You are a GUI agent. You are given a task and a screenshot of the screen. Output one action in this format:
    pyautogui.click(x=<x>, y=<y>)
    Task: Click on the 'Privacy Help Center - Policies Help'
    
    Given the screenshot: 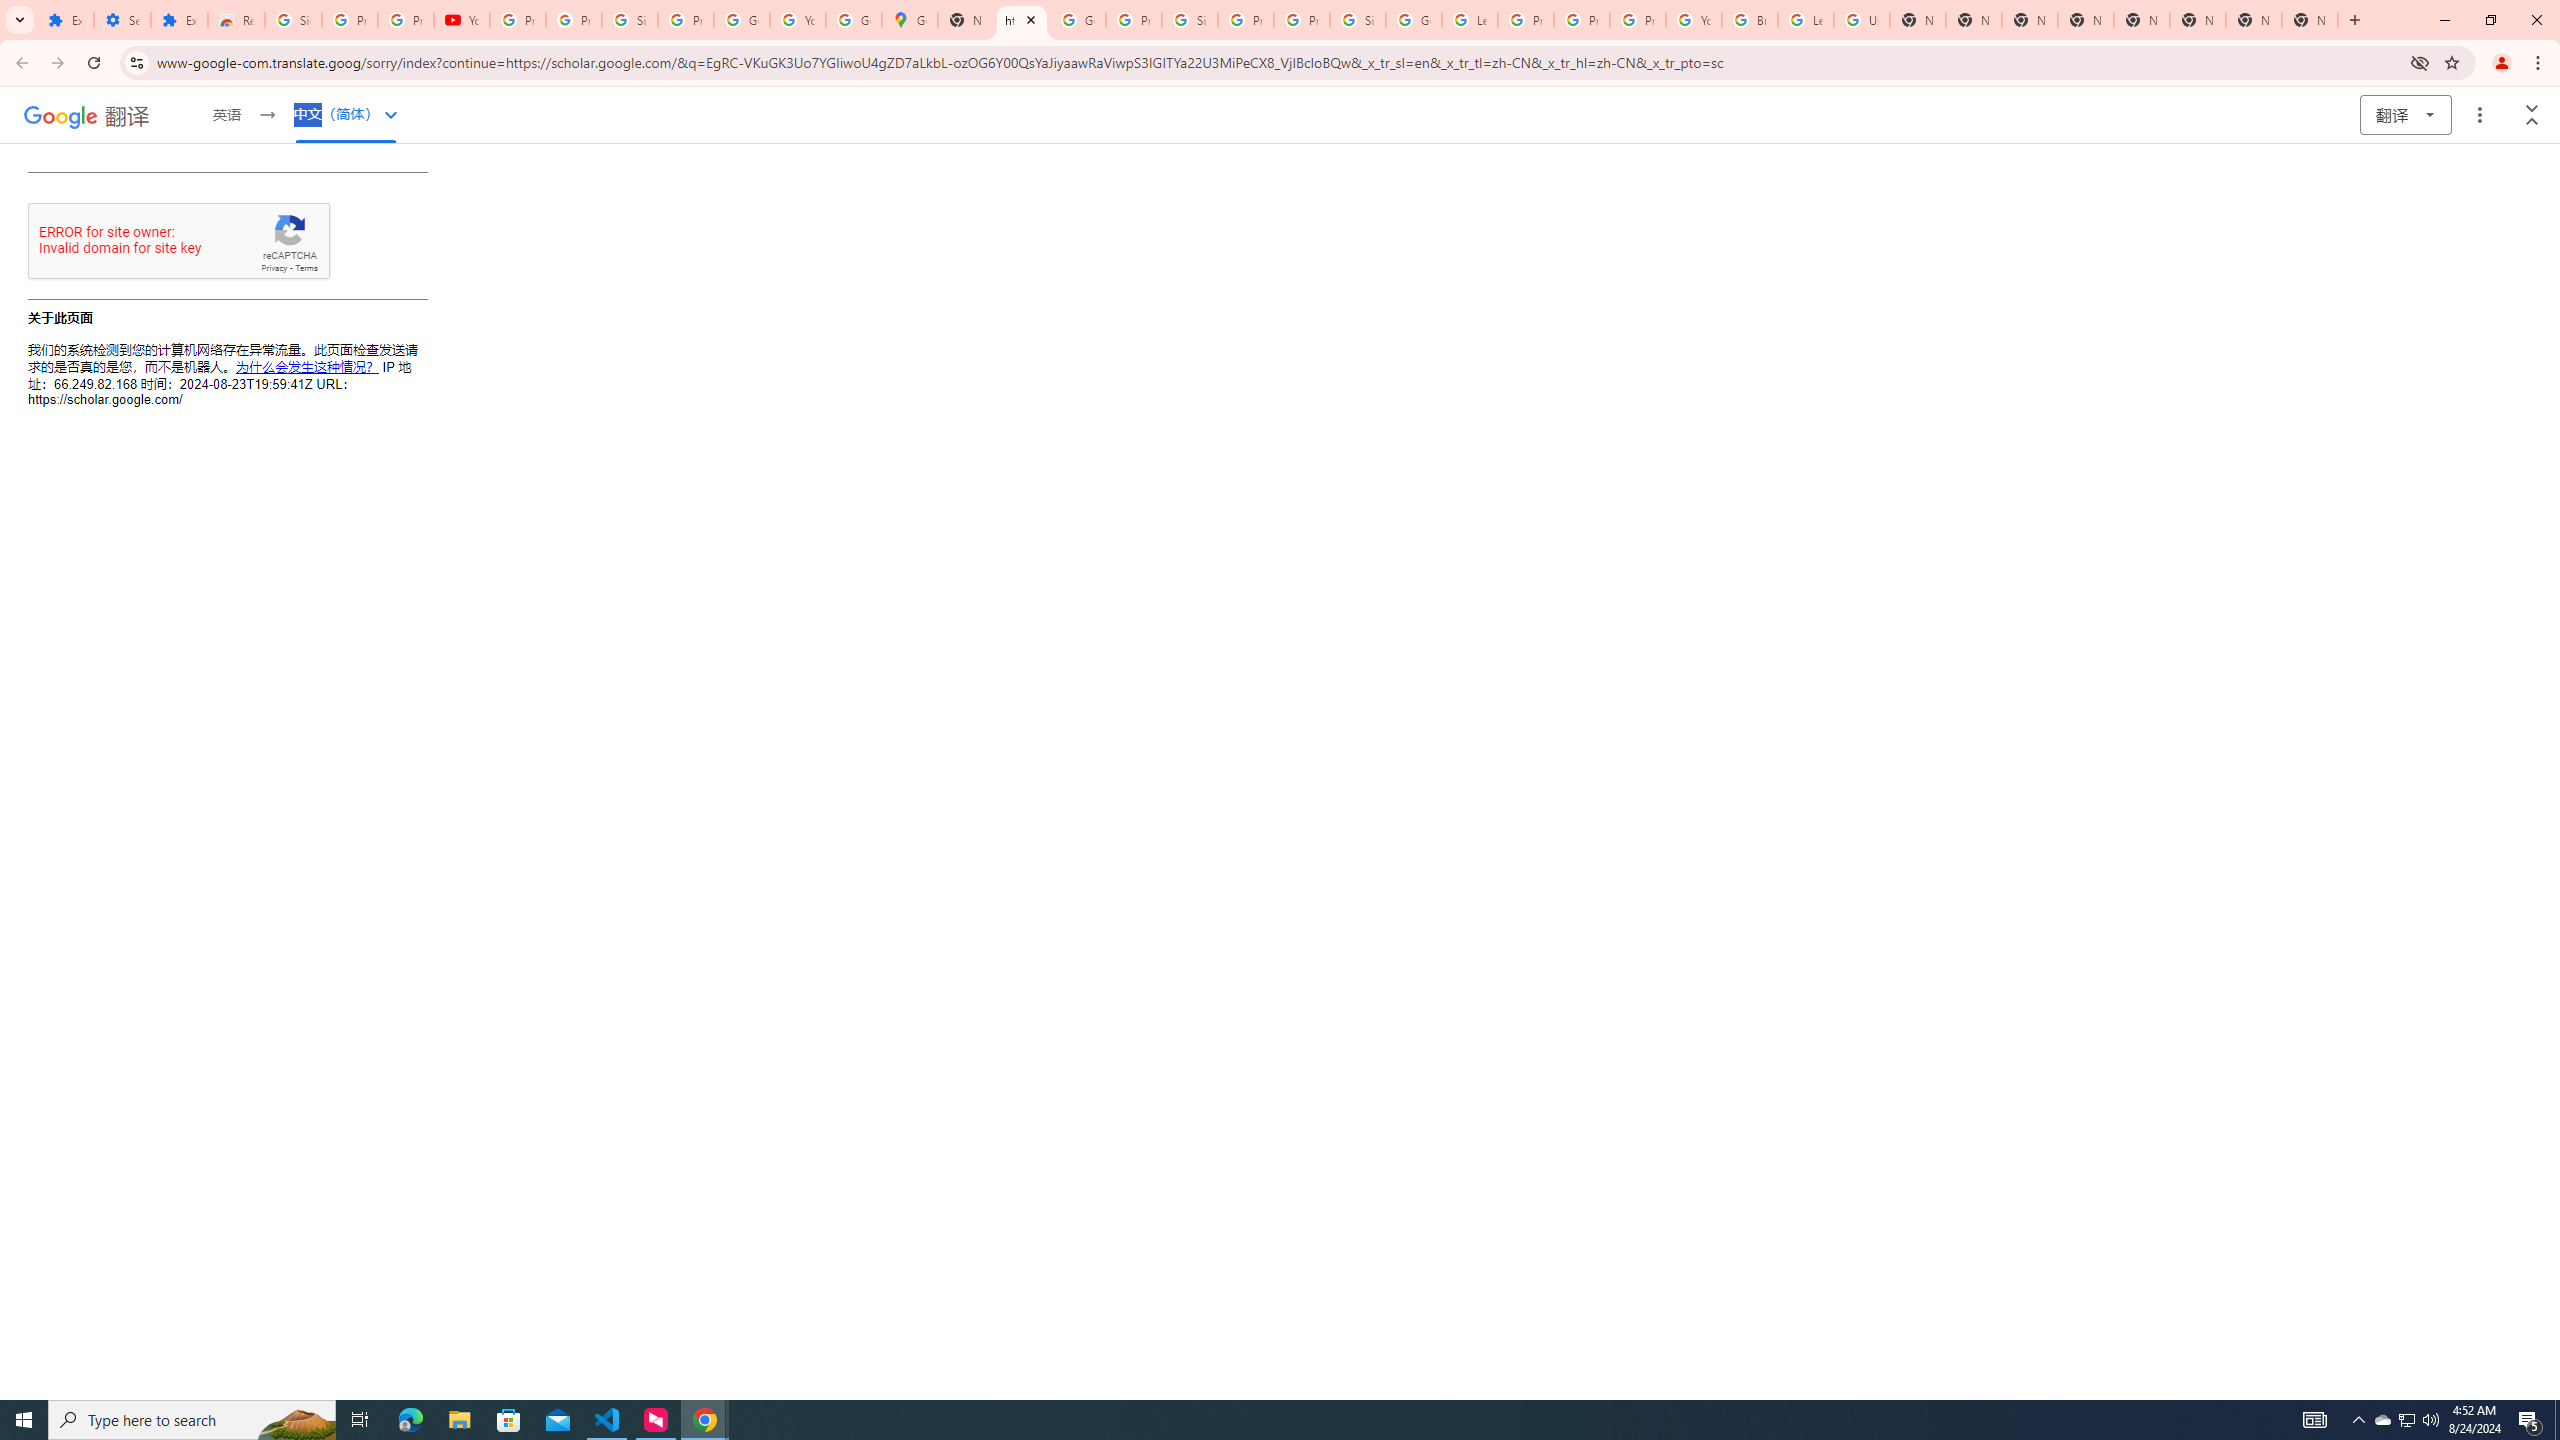 What is the action you would take?
    pyautogui.click(x=1581, y=19)
    